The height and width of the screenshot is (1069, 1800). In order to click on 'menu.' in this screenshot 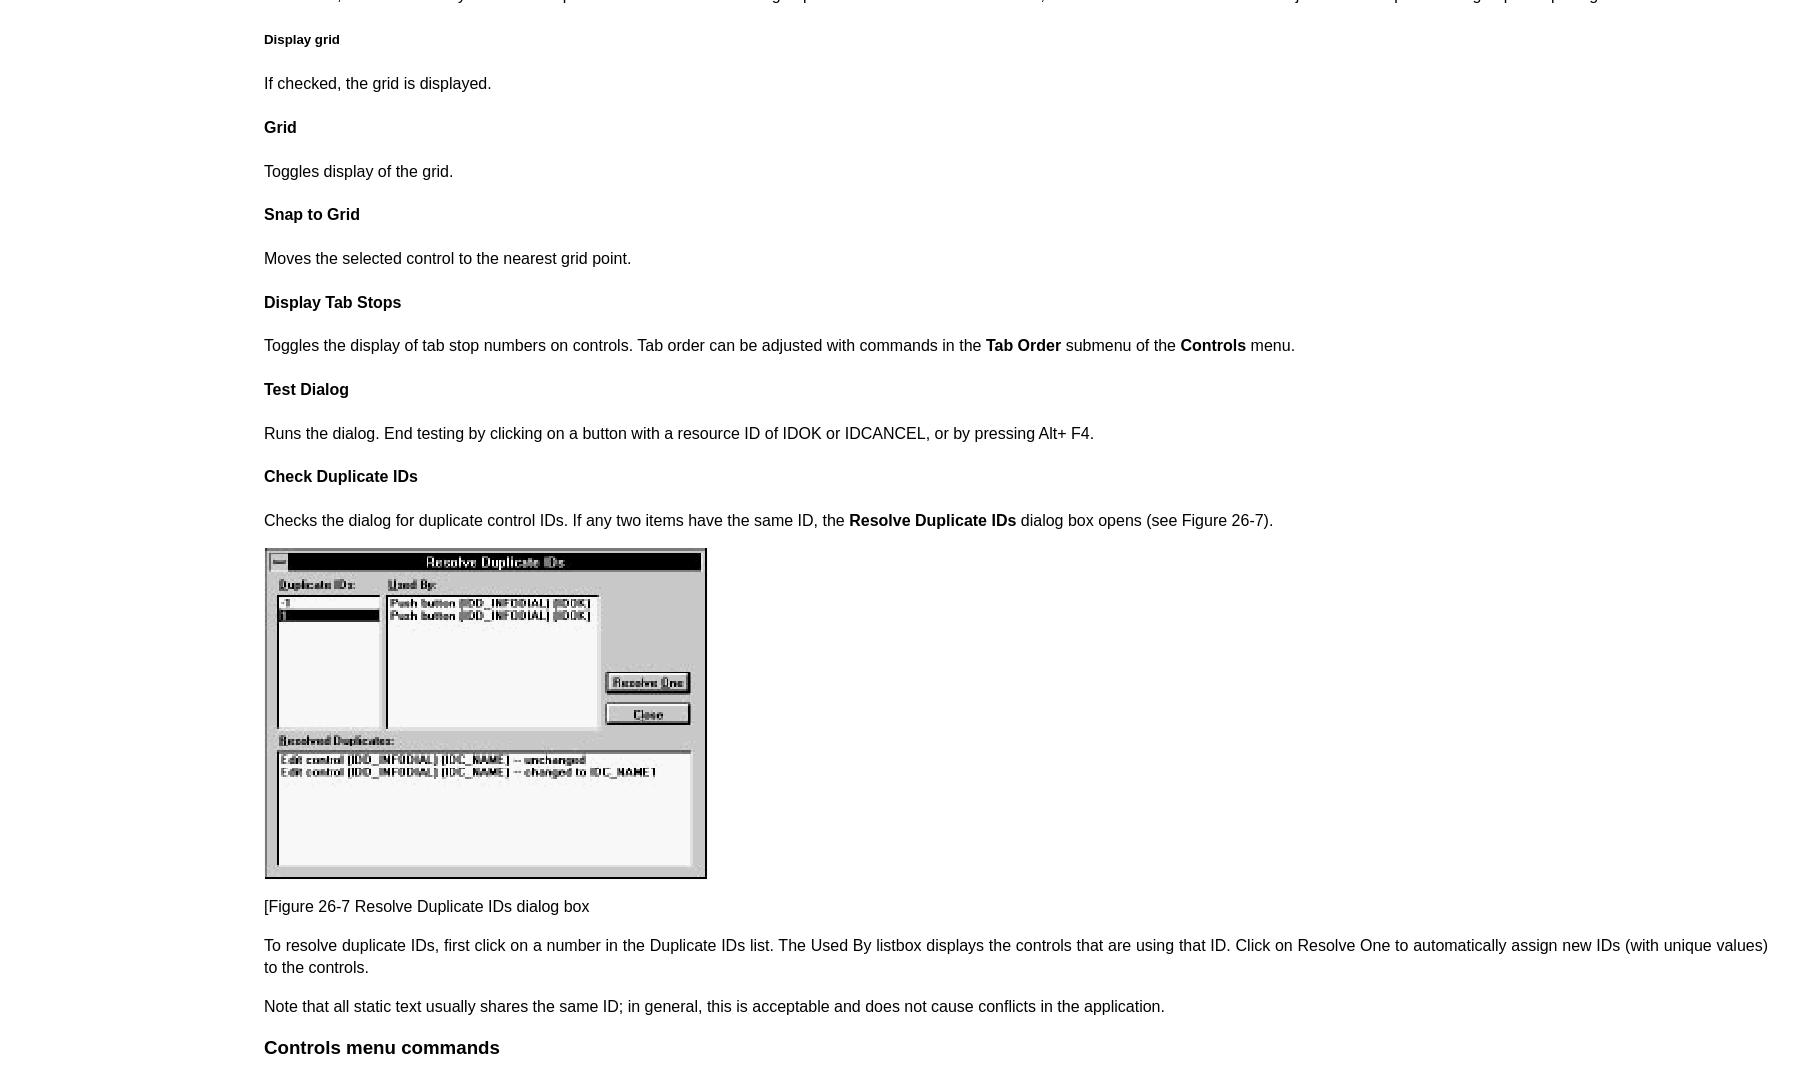, I will do `click(1270, 345)`.